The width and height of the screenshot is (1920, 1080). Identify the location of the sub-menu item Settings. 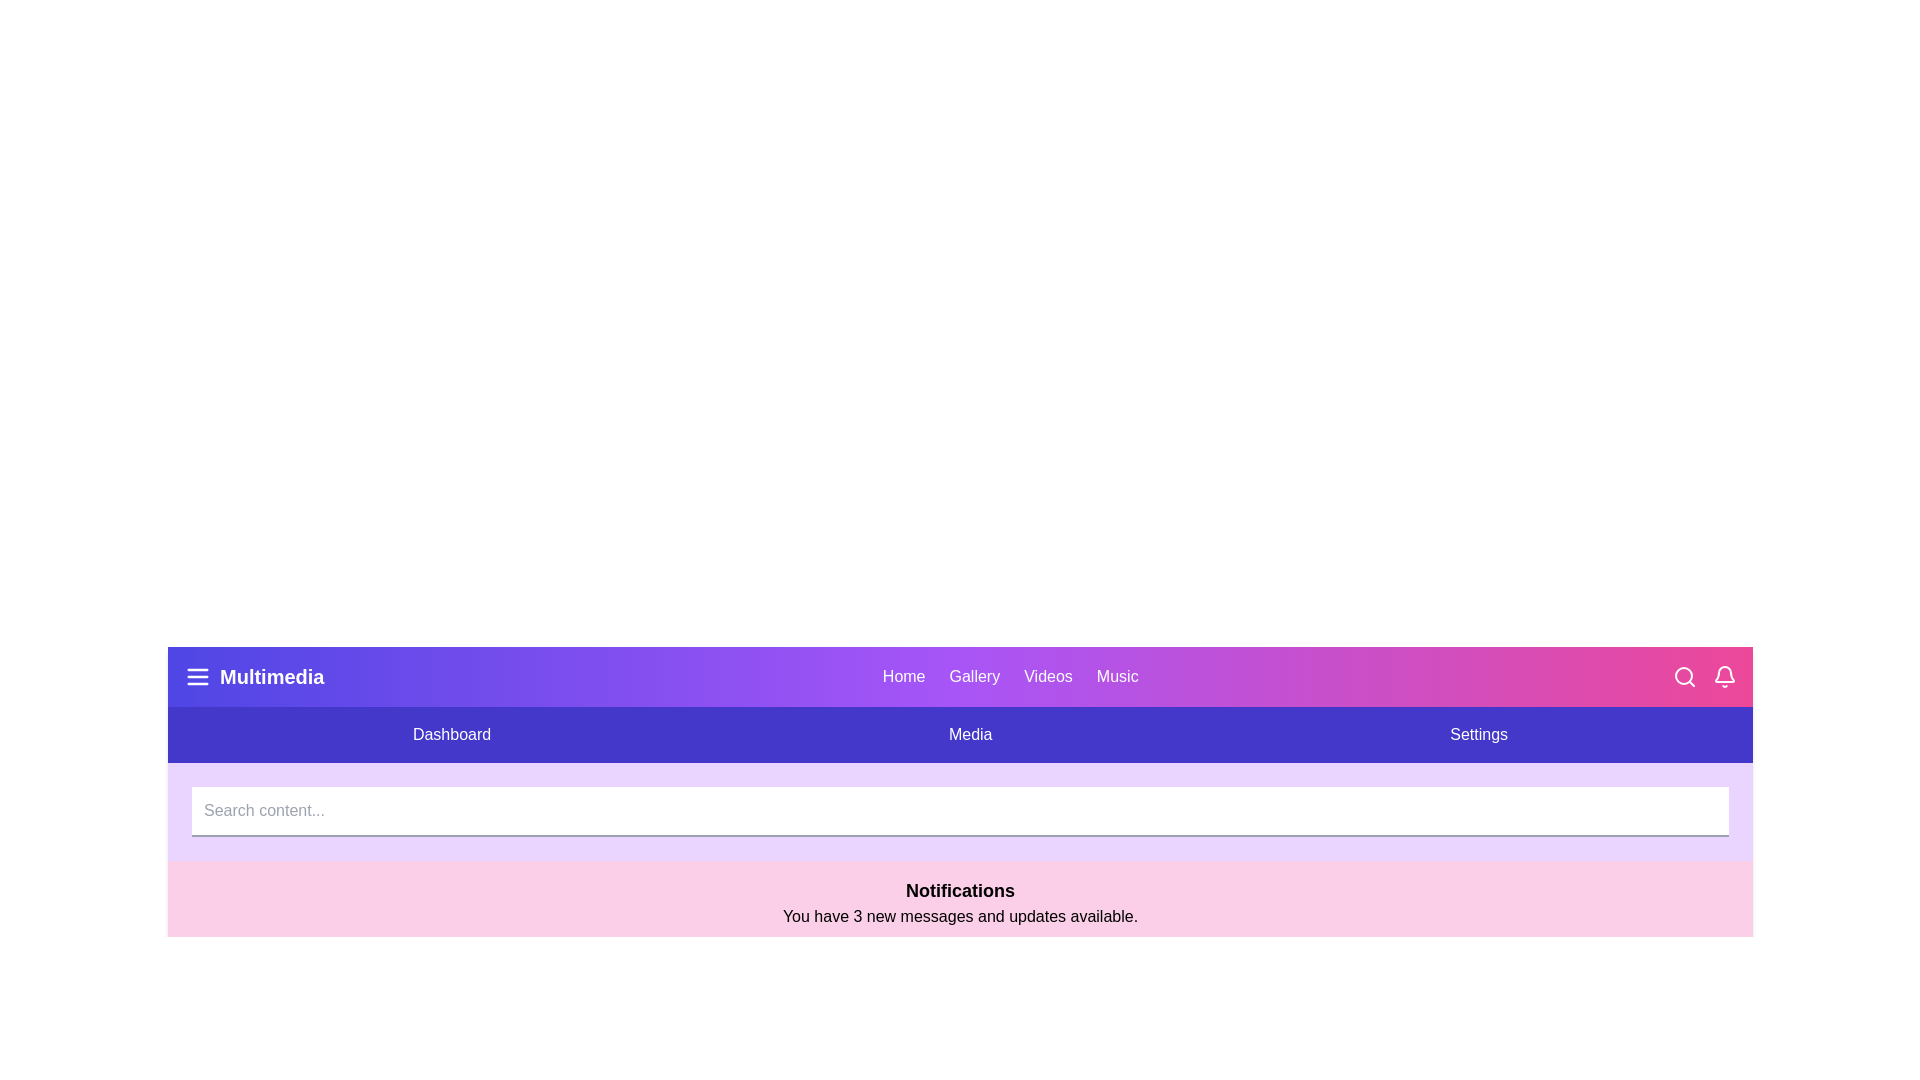
(1479, 735).